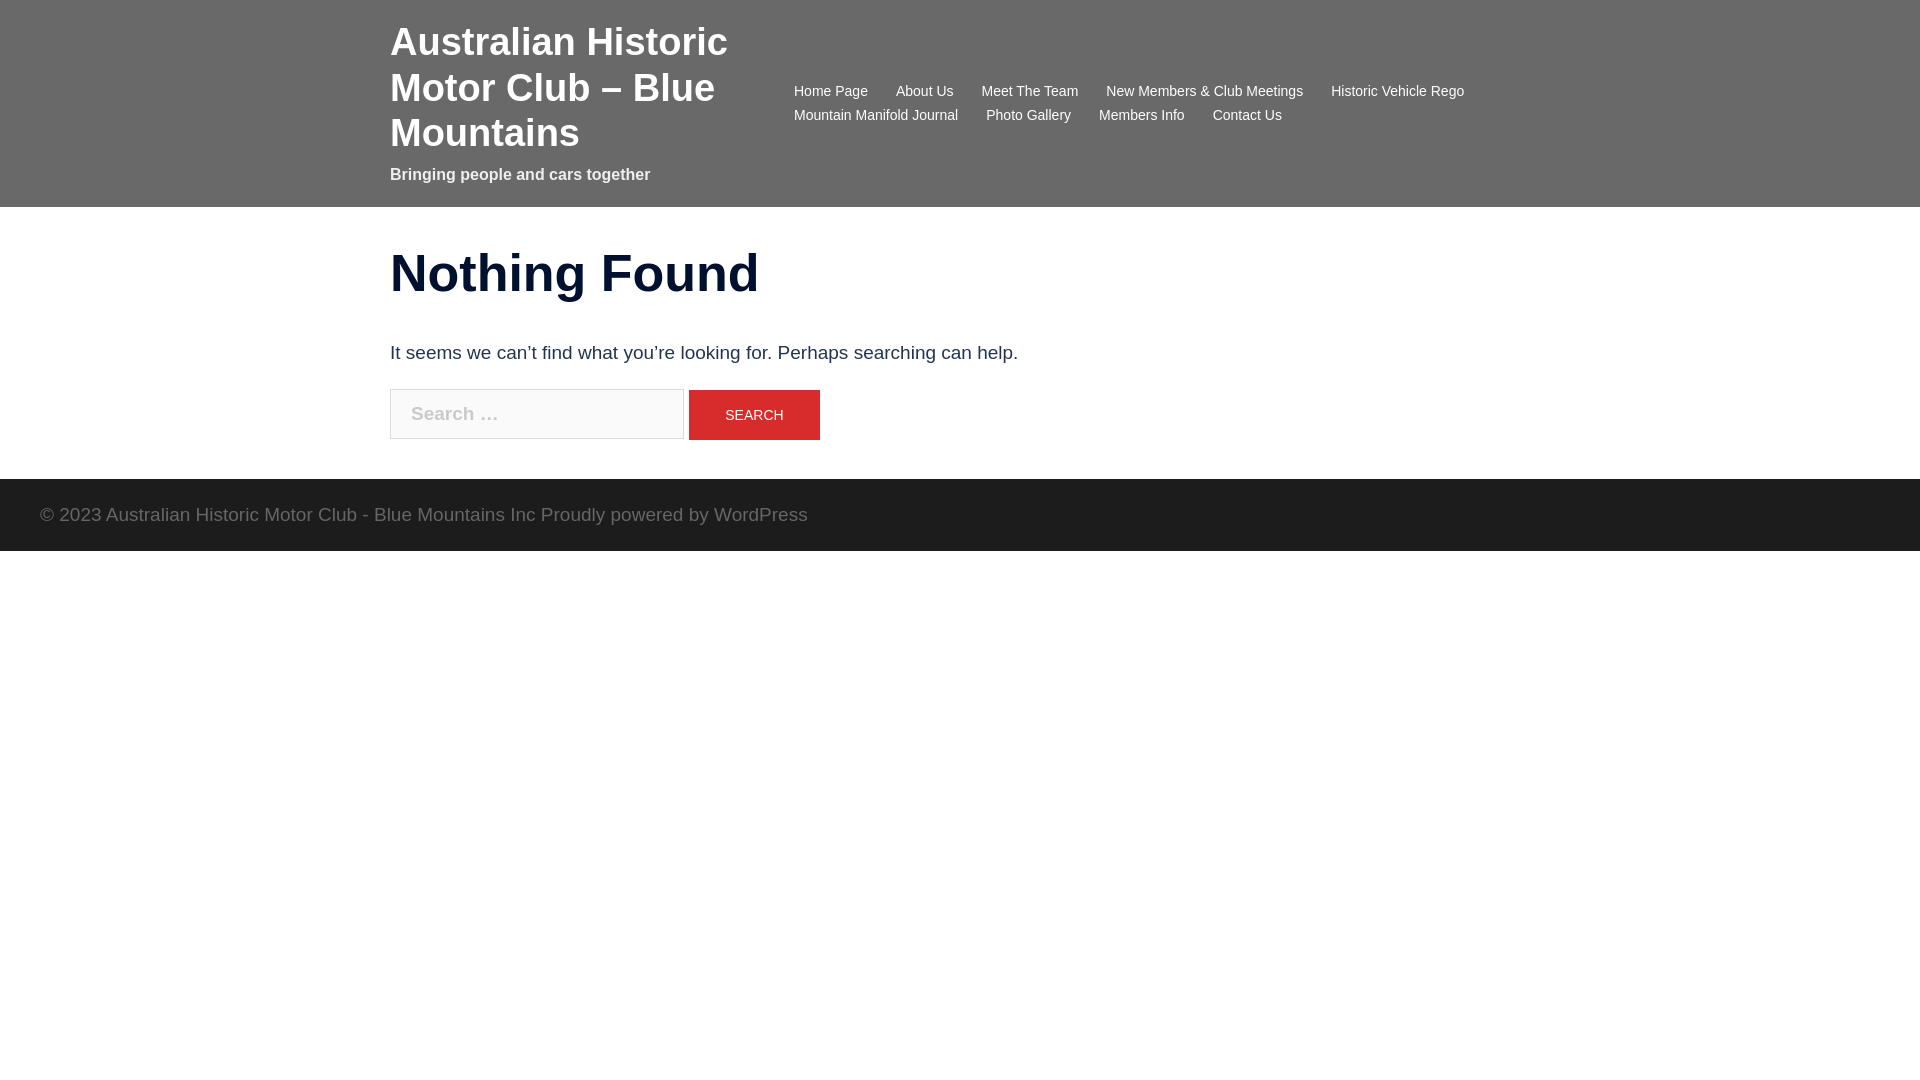  Describe the element at coordinates (752, 414) in the screenshot. I see `'Search'` at that location.